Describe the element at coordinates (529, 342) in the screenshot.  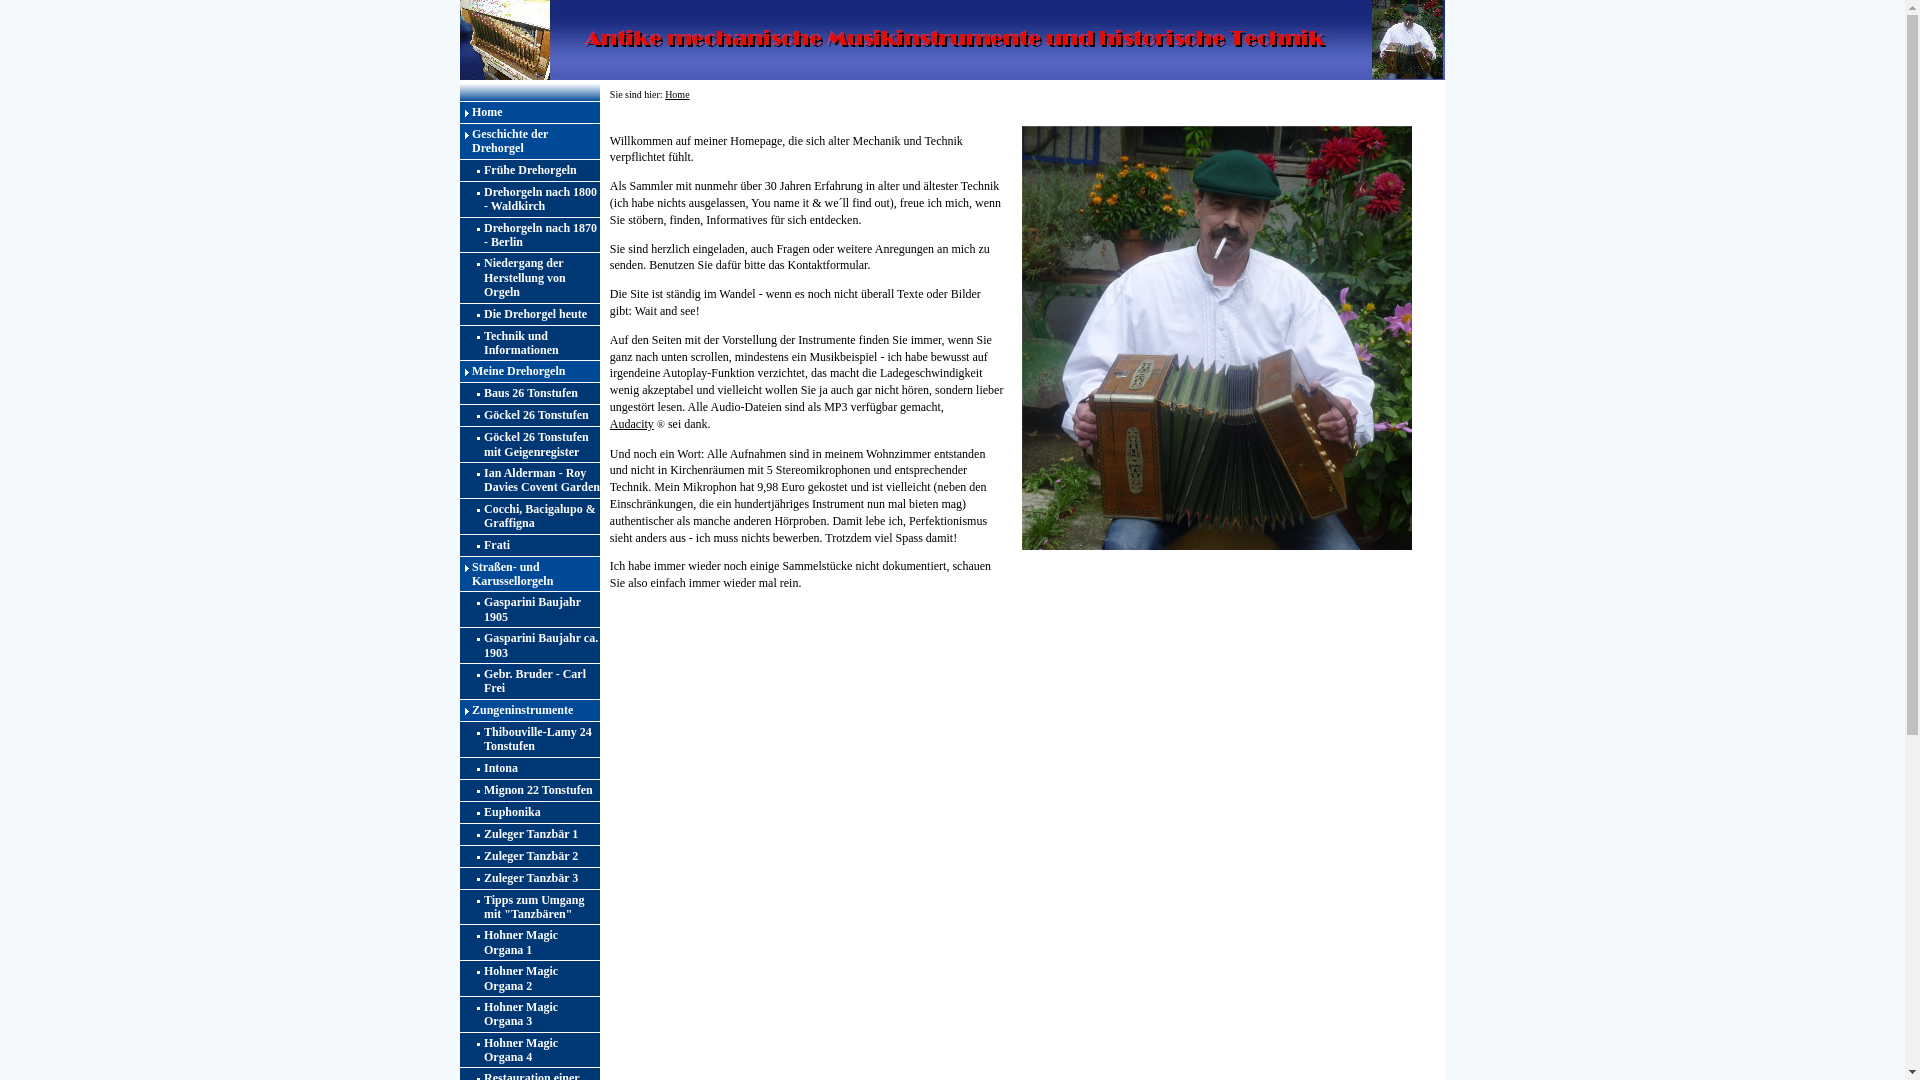
I see `'Technik und Informationen'` at that location.